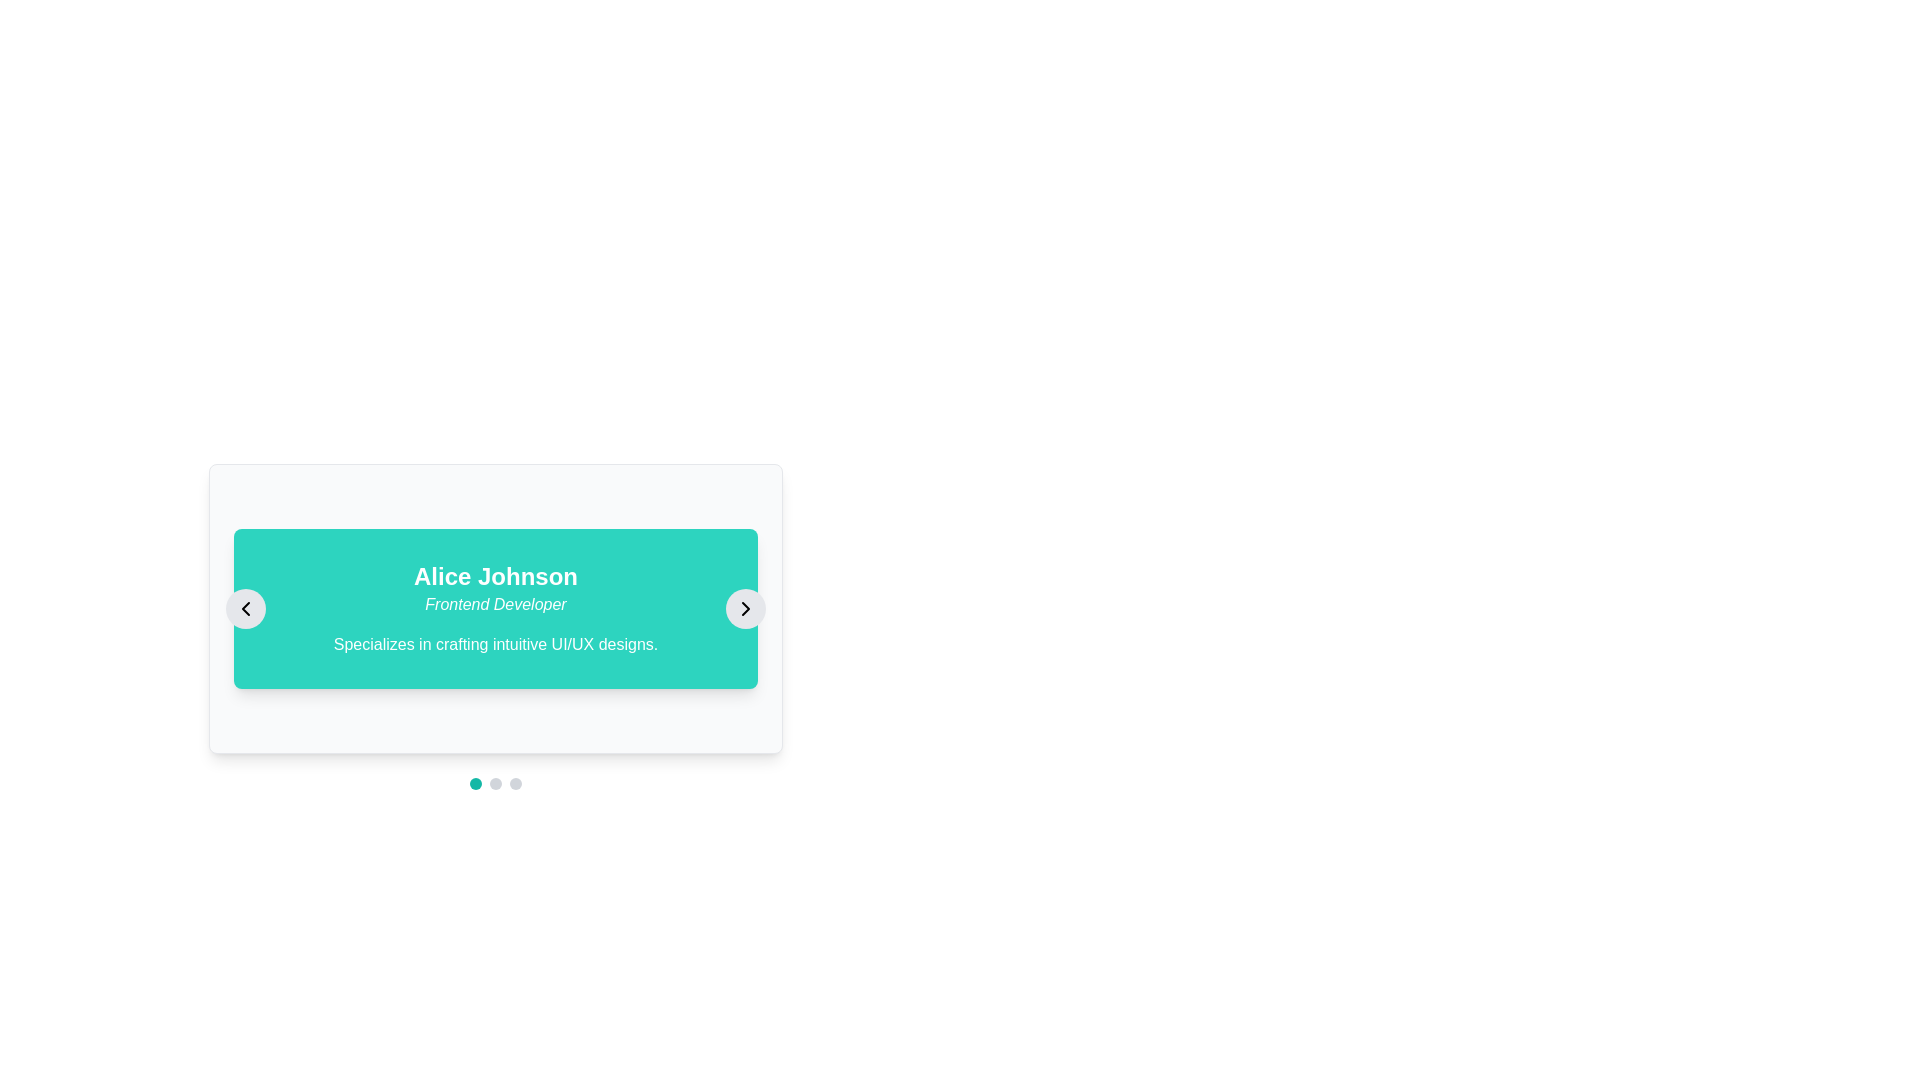  What do you see at coordinates (244, 608) in the screenshot?
I see `the leftward-pointing chevron icon within the circular button on the teal card containing information about 'Alice Johnson, Frontend Developer'` at bounding box center [244, 608].